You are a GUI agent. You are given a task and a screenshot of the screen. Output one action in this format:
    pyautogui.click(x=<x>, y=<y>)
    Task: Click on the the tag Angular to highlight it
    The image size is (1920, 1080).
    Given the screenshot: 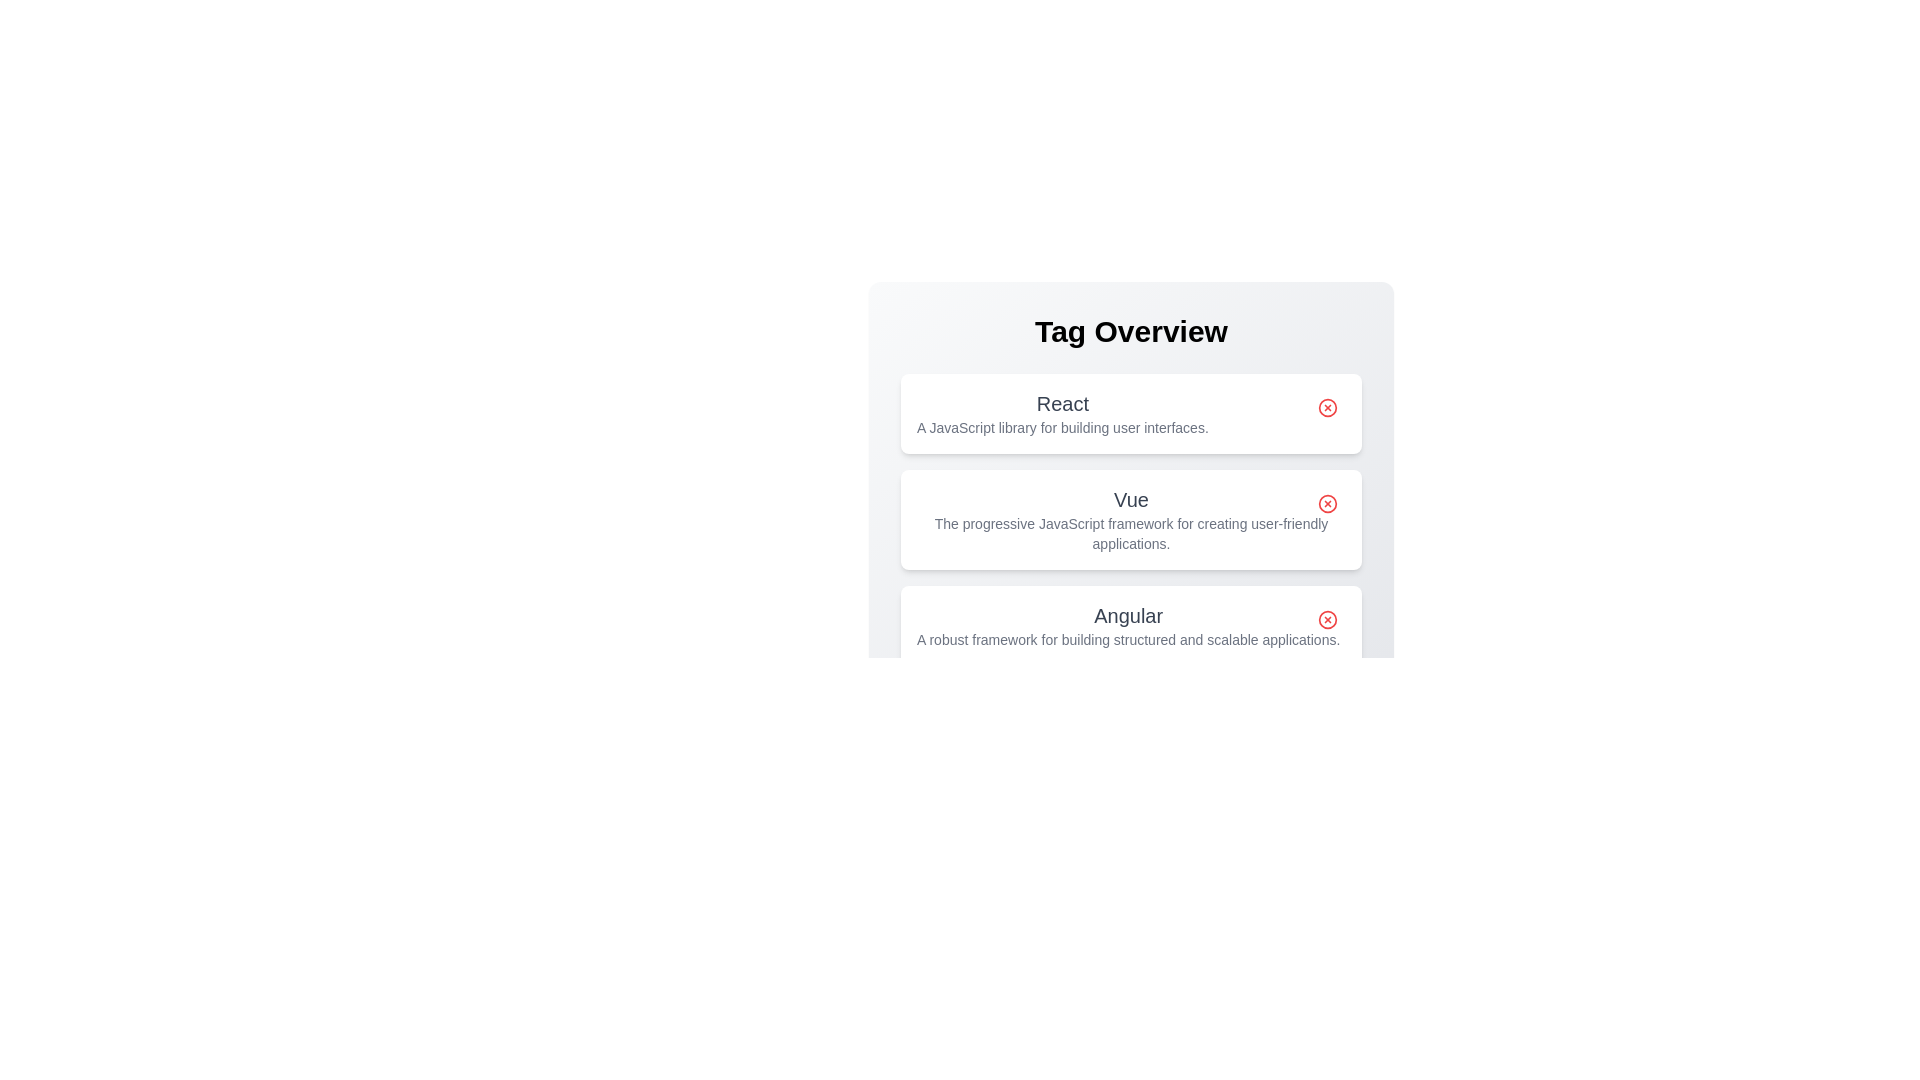 What is the action you would take?
    pyautogui.click(x=1128, y=624)
    